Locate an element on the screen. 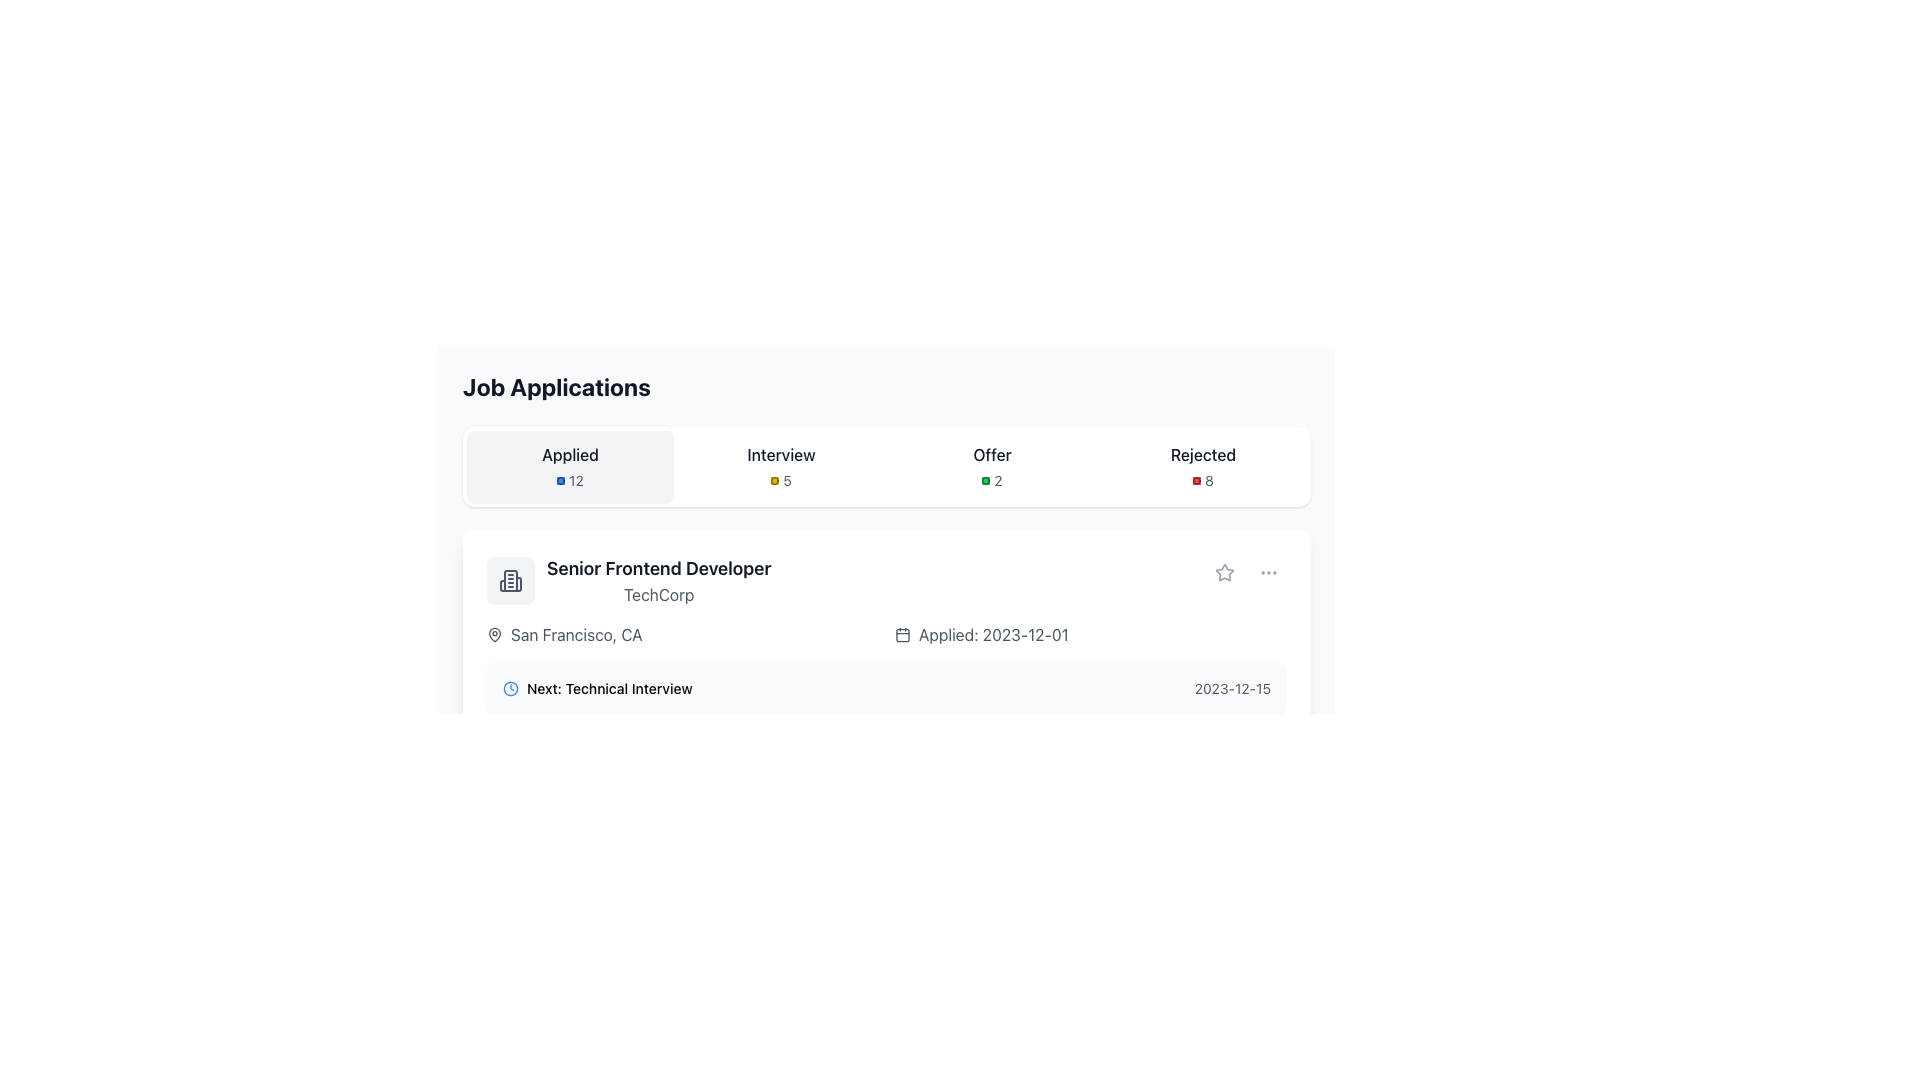  the small blue outline clock icon located to the left of the 'Next: Technical Interview' text in the job application module is located at coordinates (510, 688).